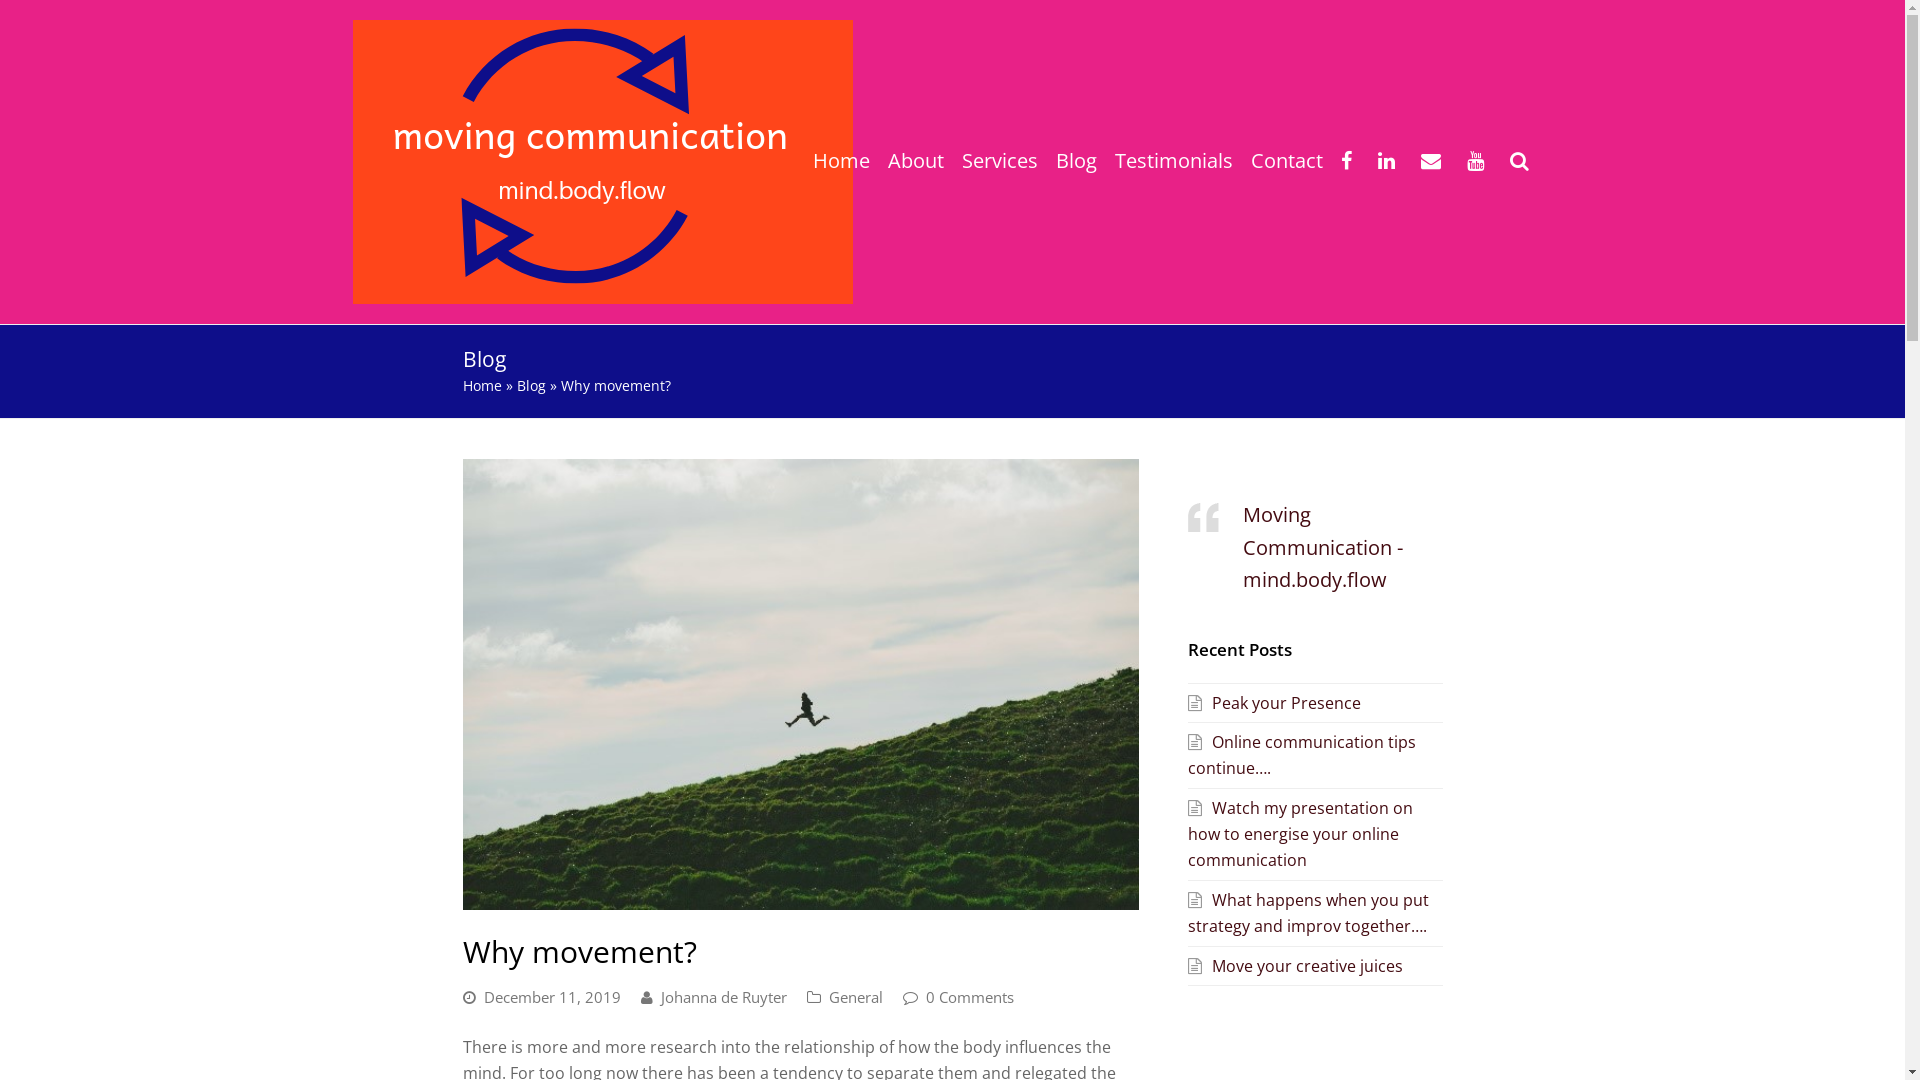  Describe the element at coordinates (914, 161) in the screenshot. I see `'About'` at that location.